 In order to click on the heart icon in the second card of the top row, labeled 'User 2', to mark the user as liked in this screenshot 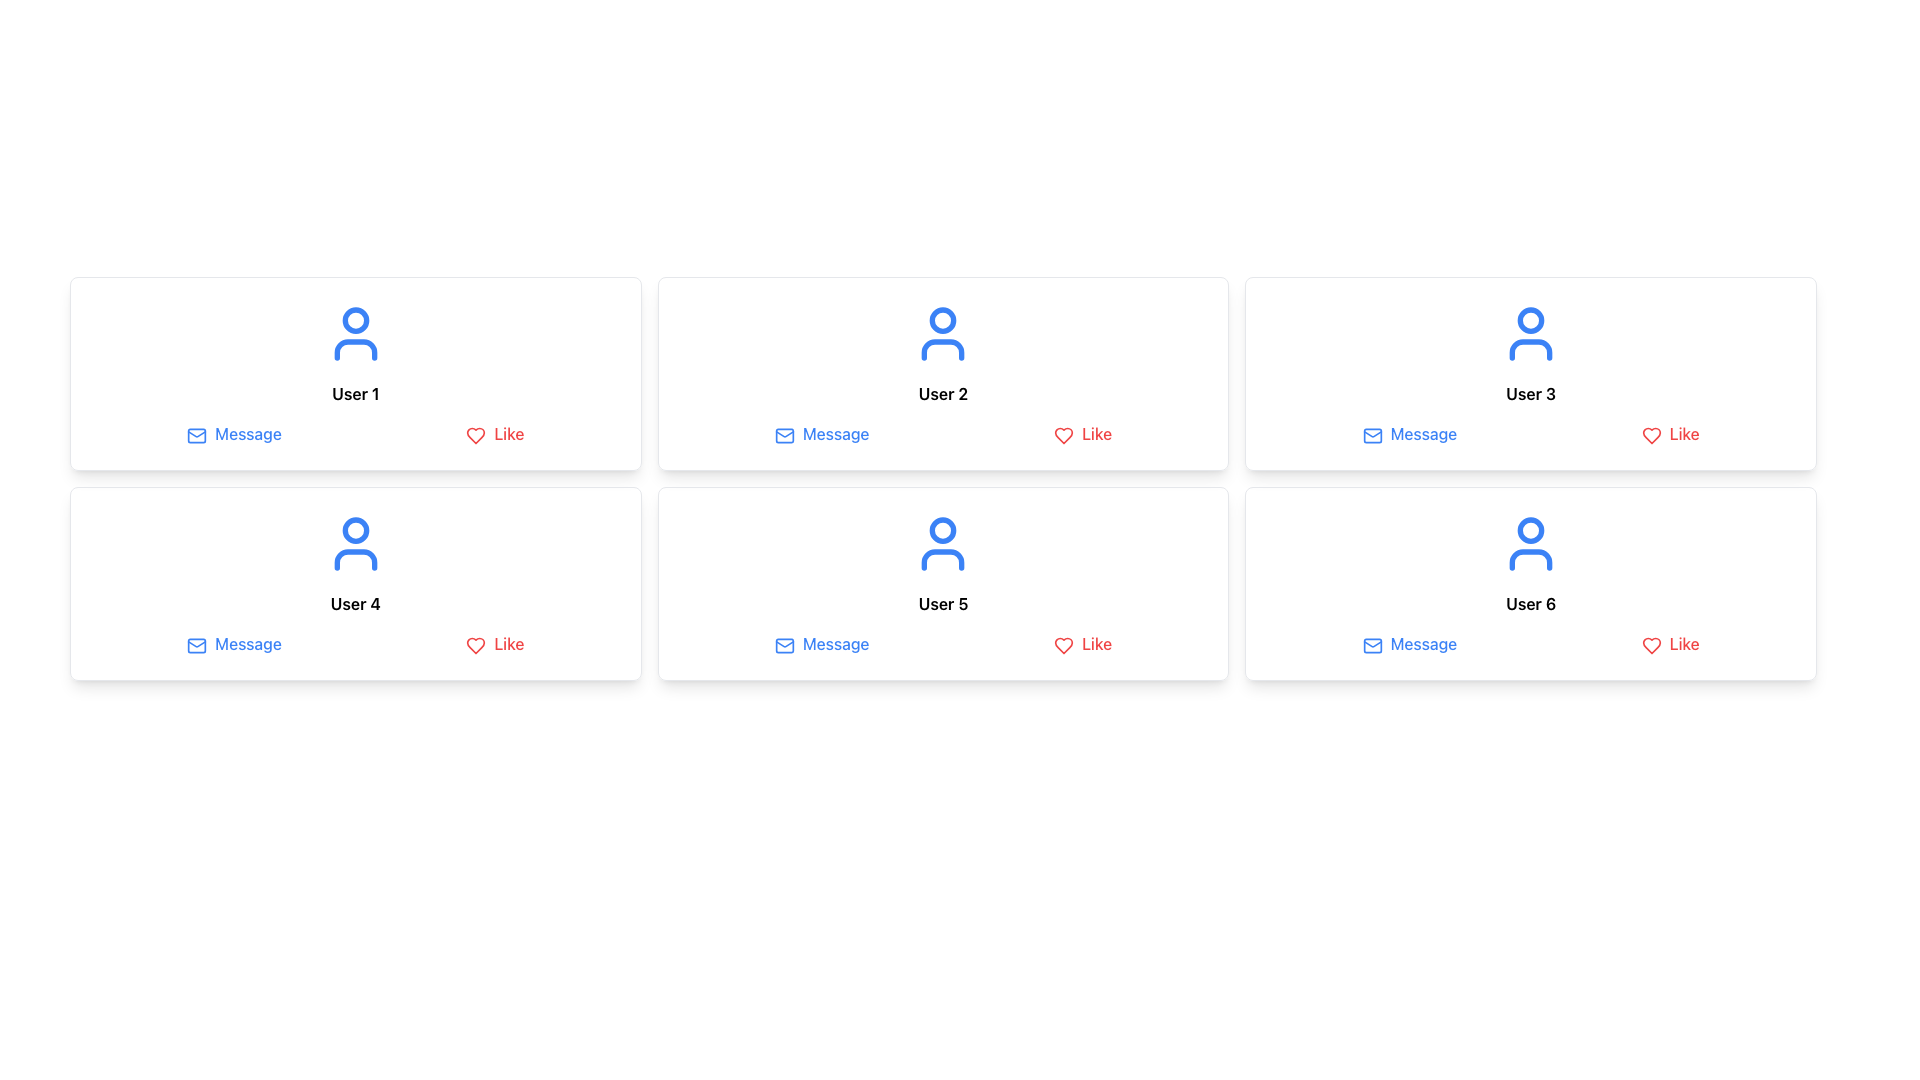, I will do `click(1063, 434)`.